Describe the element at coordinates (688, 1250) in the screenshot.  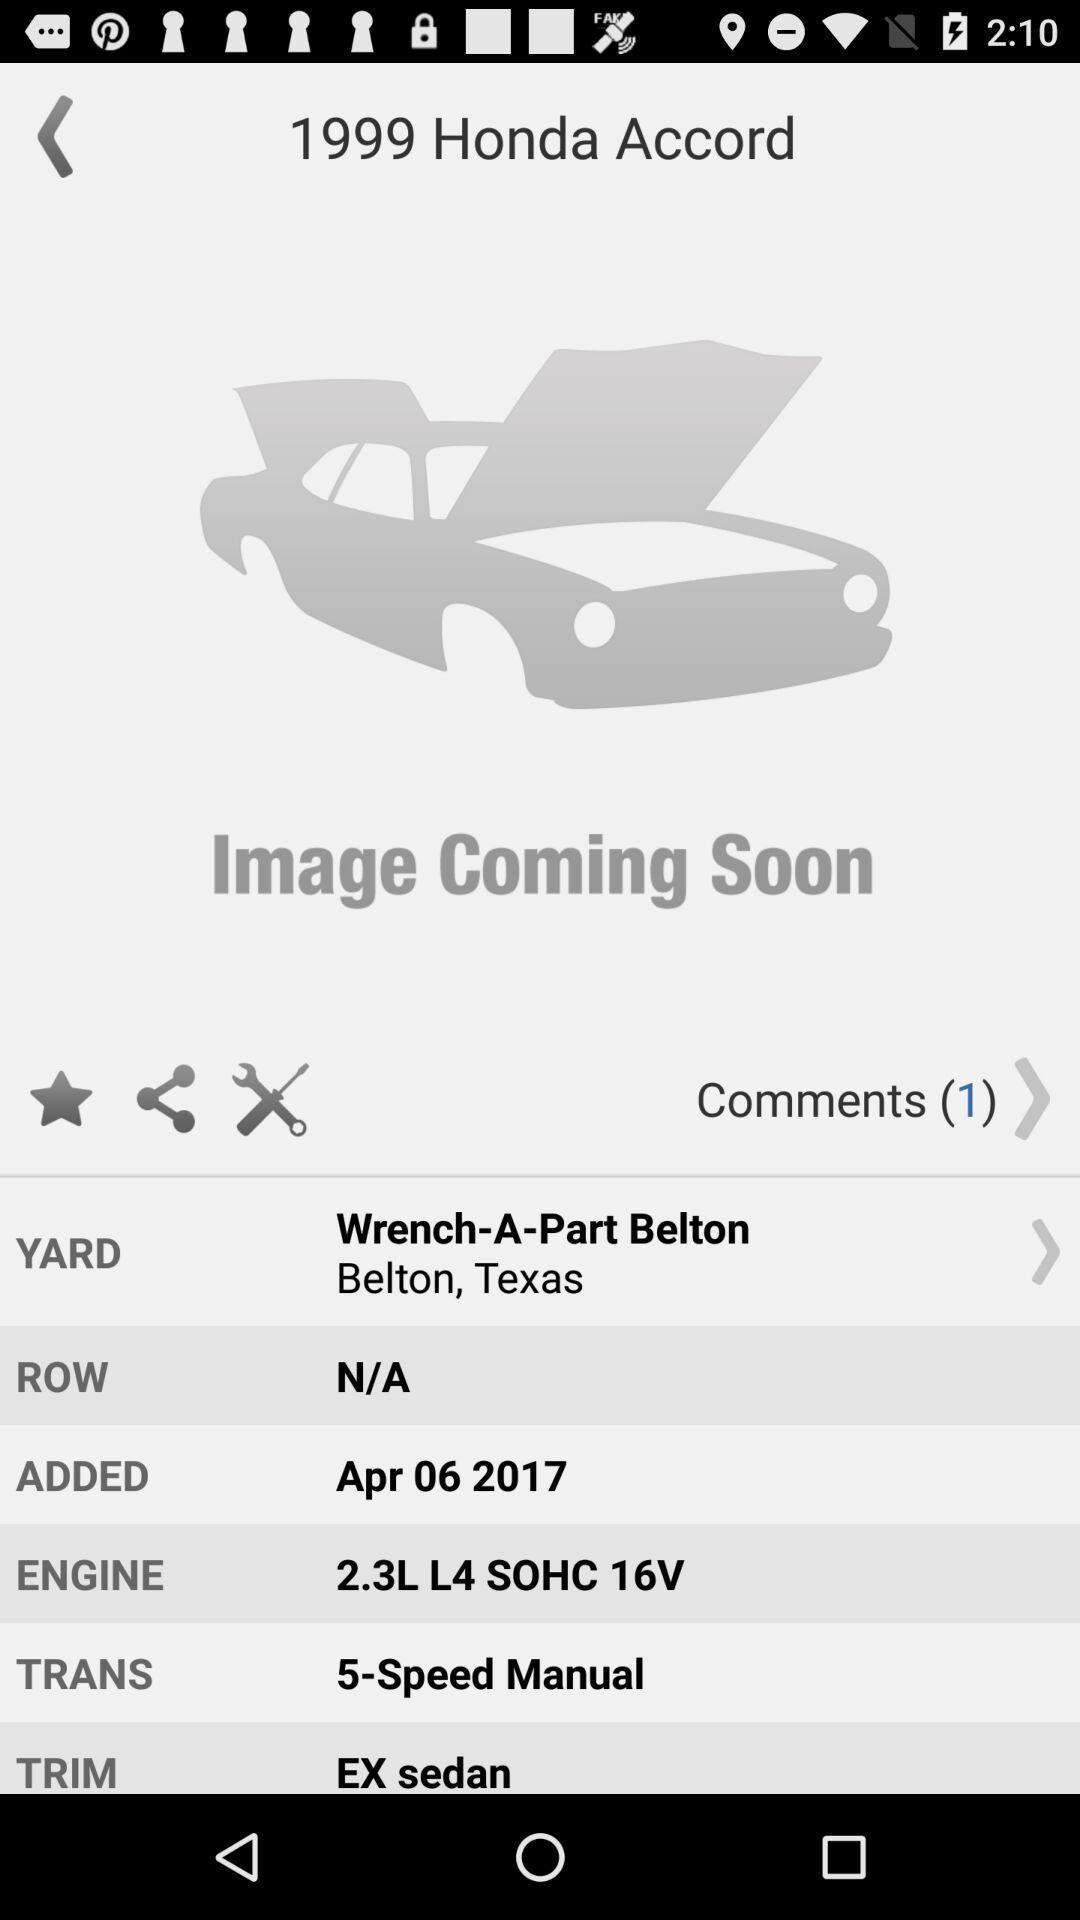
I see `the wrench a part` at that location.